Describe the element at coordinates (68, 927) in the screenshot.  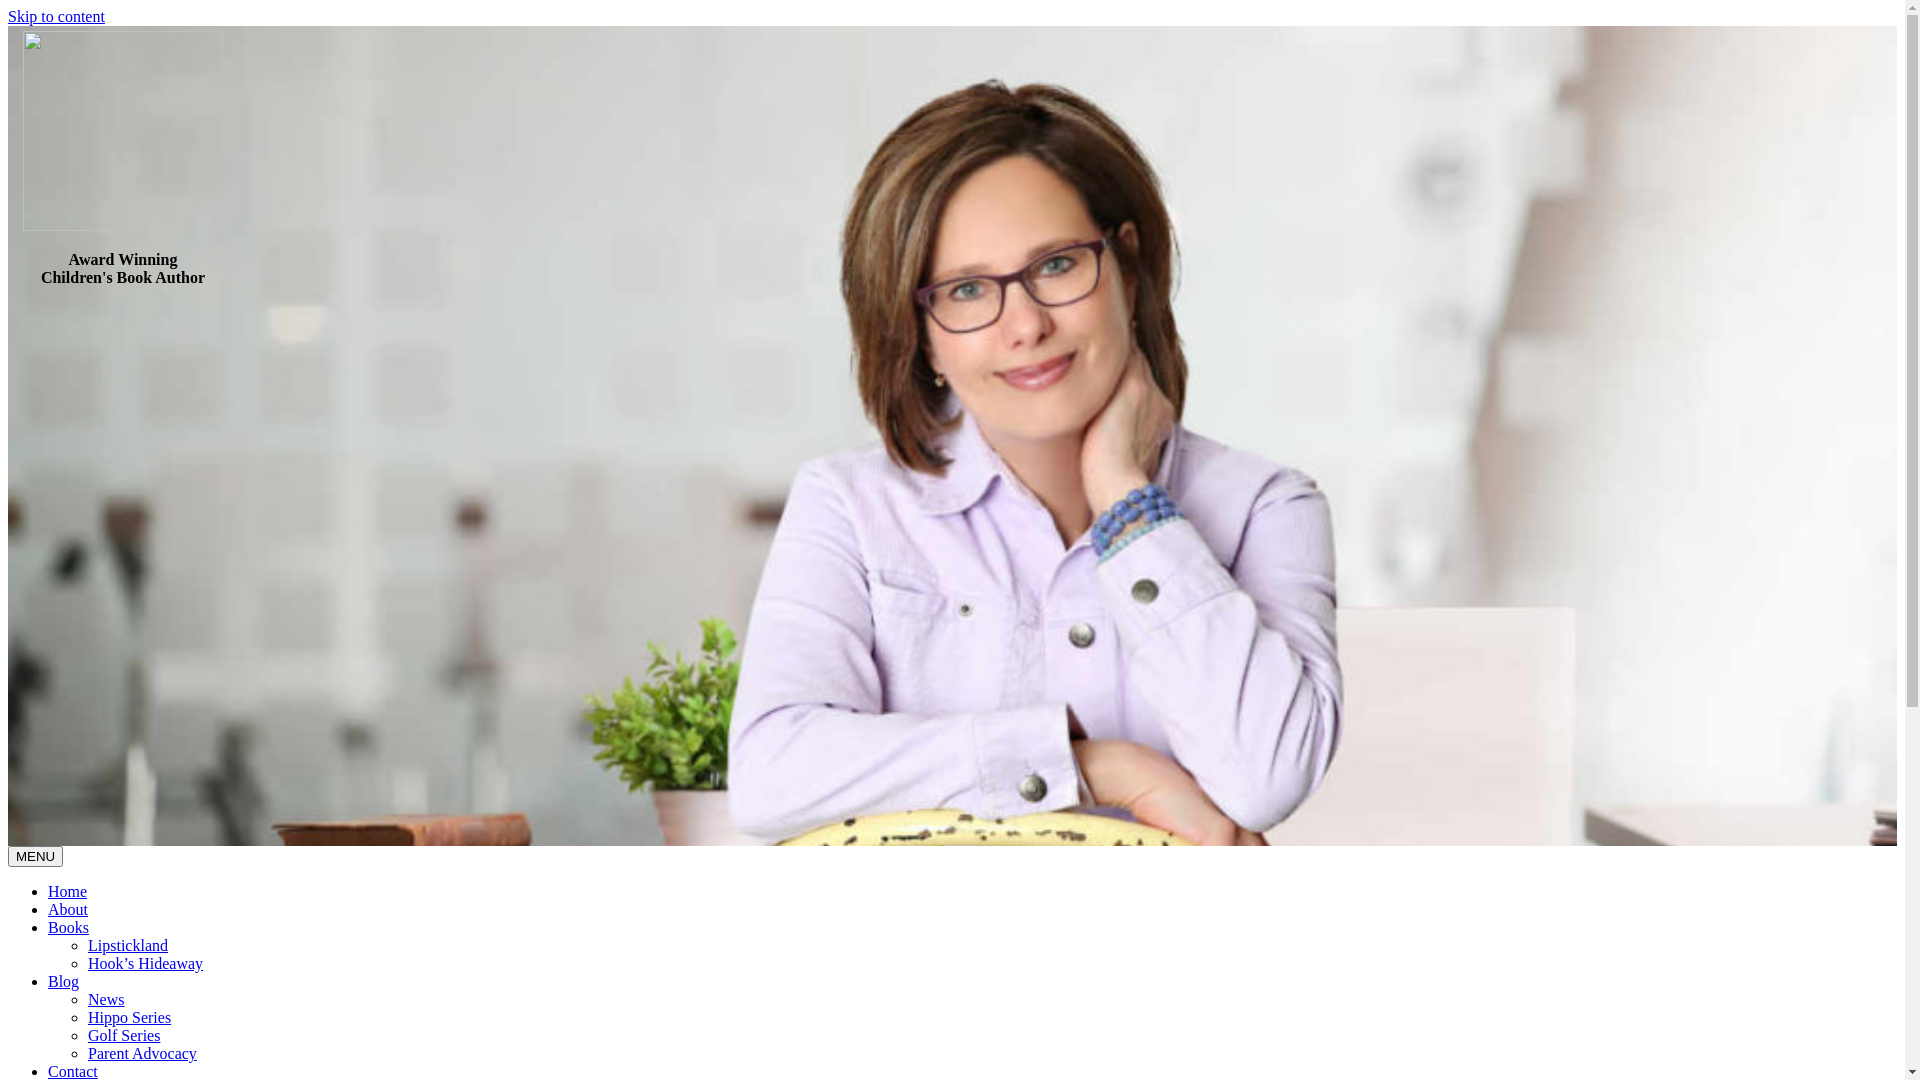
I see `'Books'` at that location.